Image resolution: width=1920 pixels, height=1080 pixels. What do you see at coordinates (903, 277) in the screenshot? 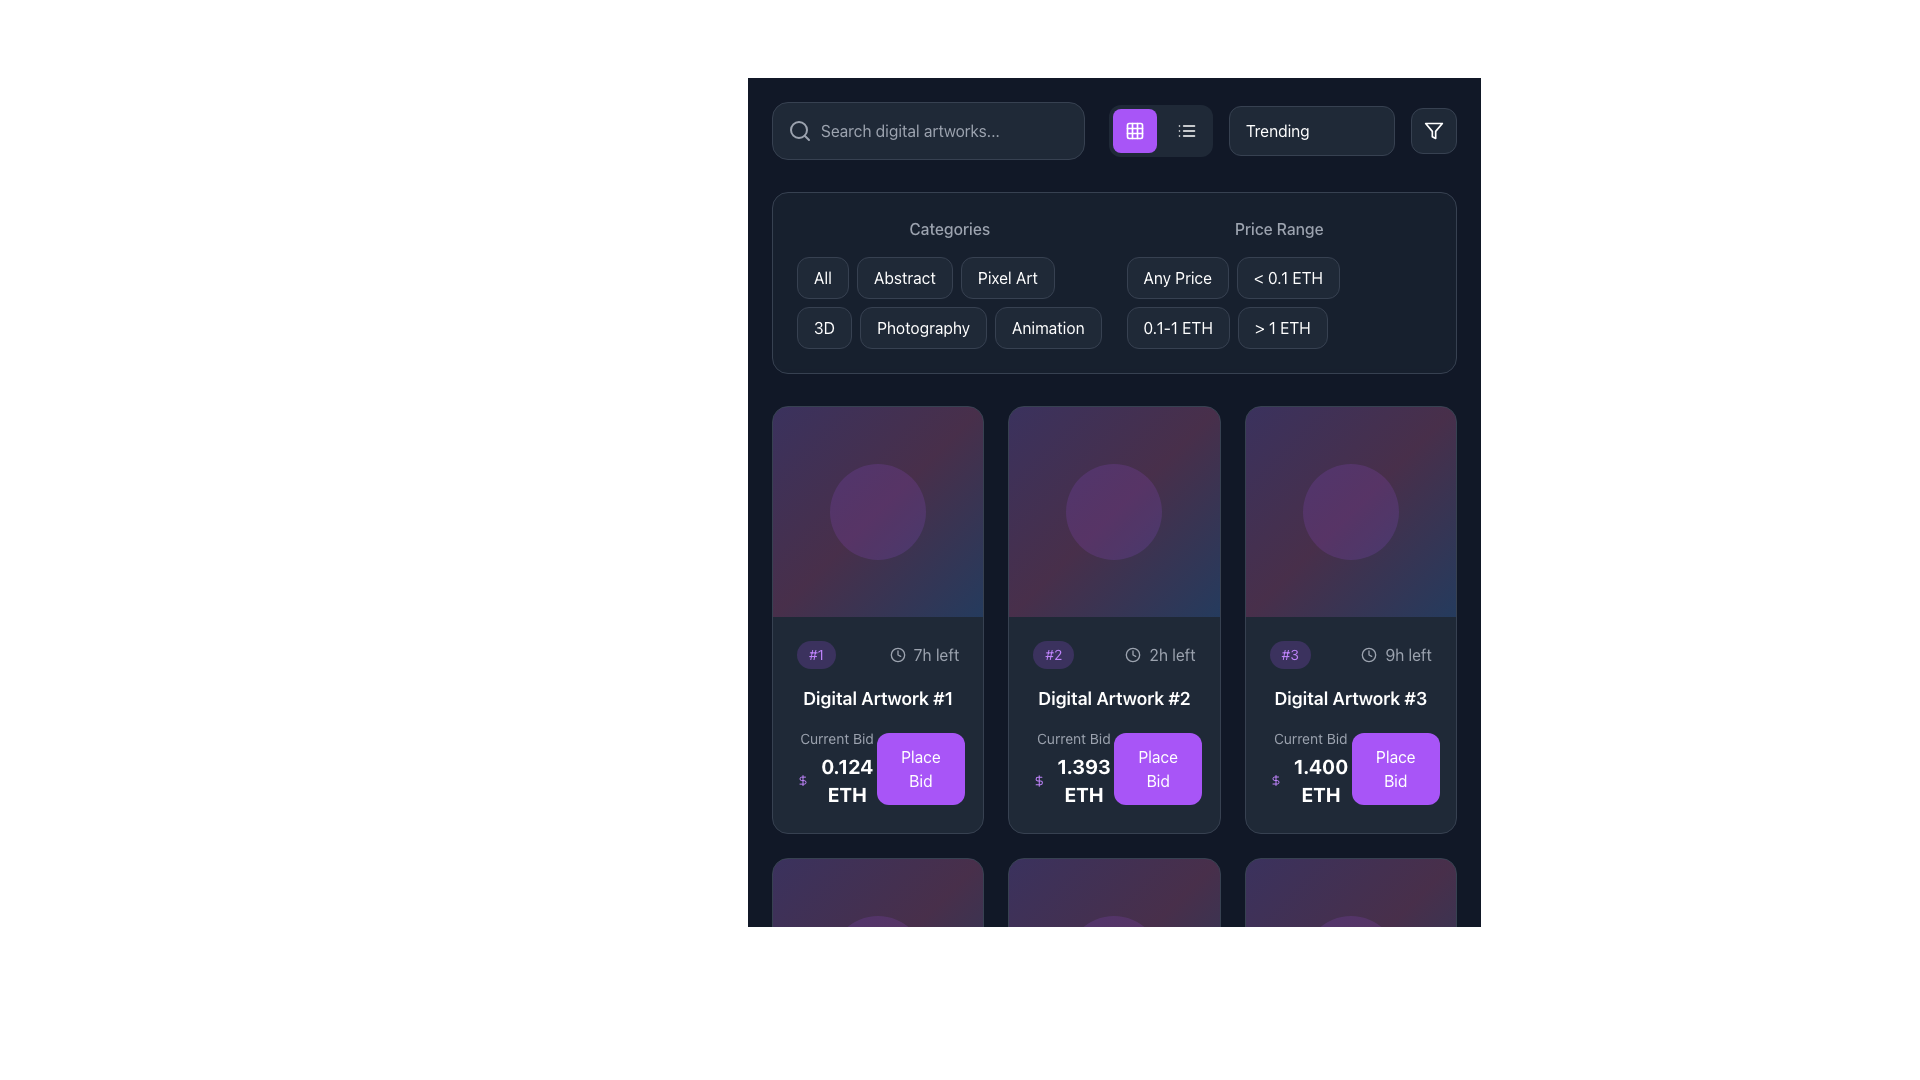
I see `the second button in the horizontal row of category buttons to filter the displayed items to show only those related to the 'Abstract' category` at bounding box center [903, 277].